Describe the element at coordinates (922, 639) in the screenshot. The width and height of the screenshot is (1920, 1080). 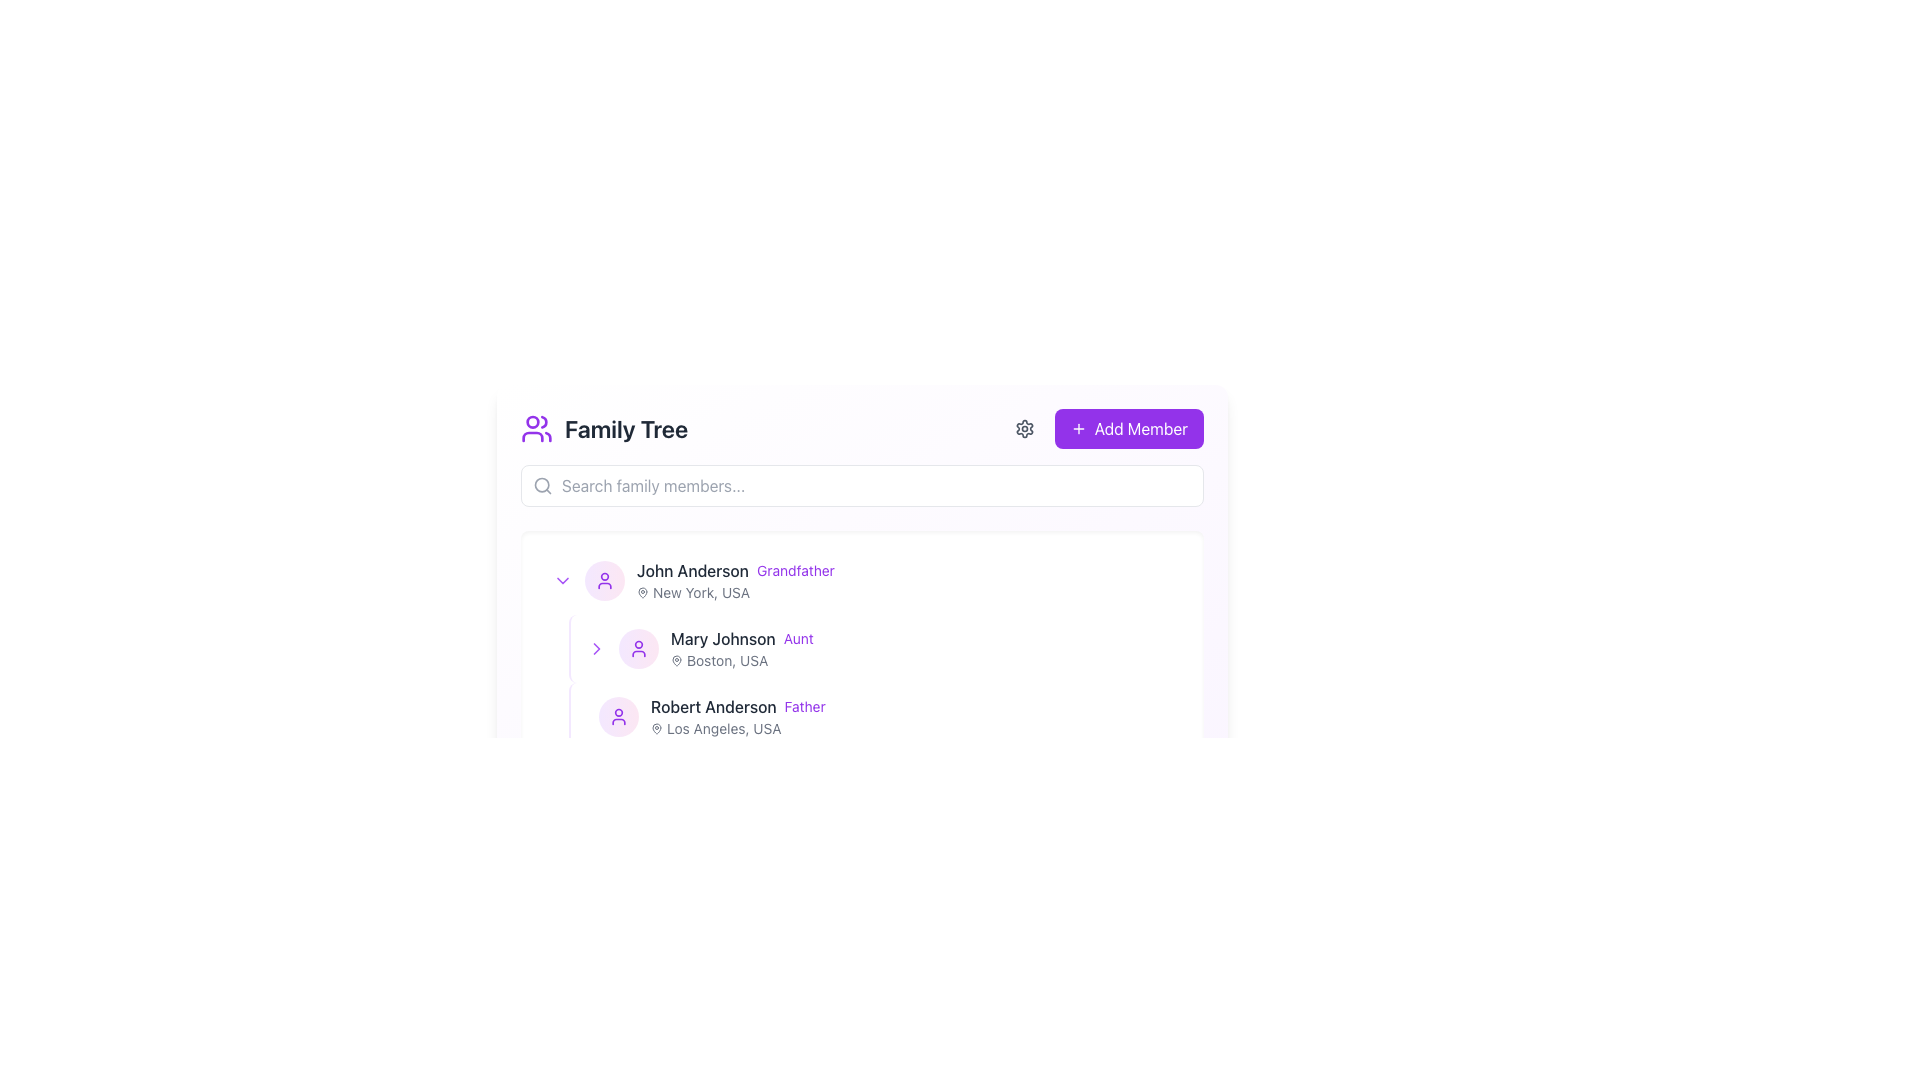
I see `the Text Label displaying 'Mary Johnson' with the role 'Aunt' by moving the mouse to its center point` at that location.